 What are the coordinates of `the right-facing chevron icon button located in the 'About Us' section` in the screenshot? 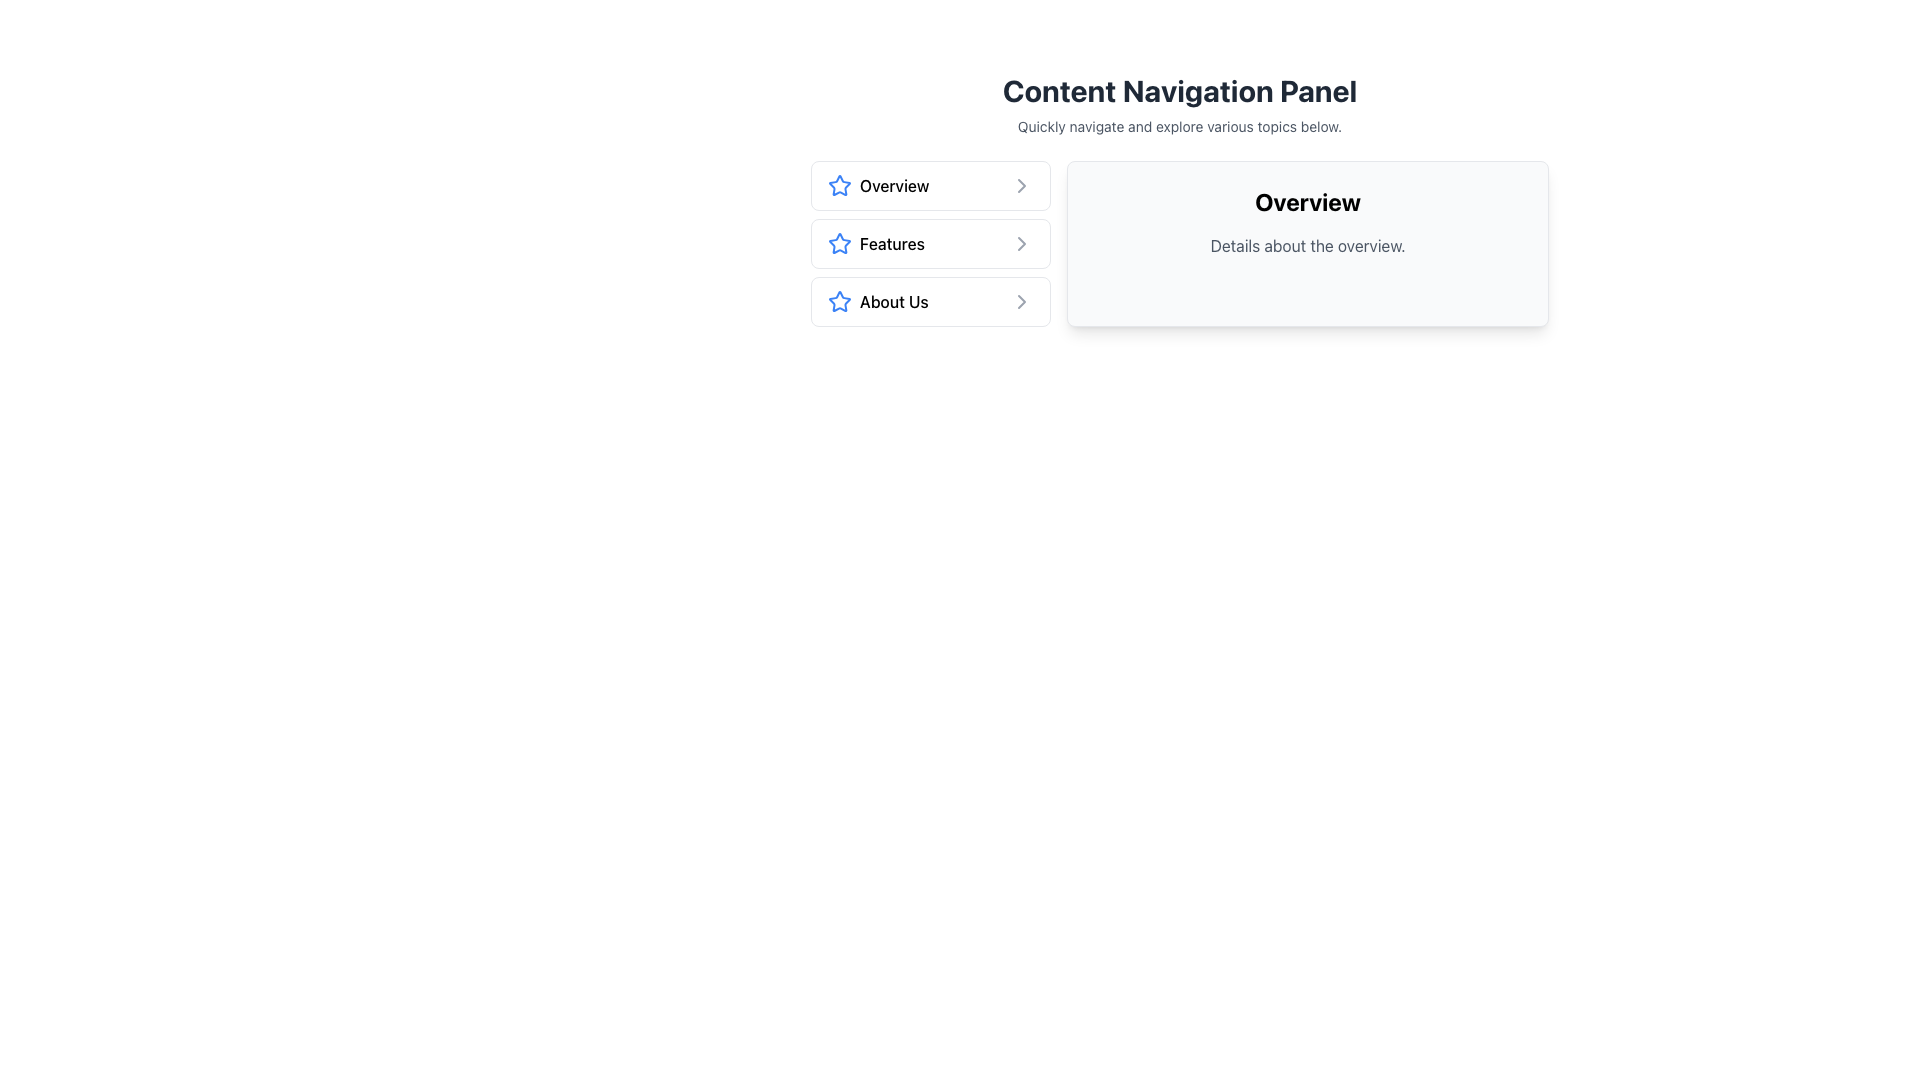 It's located at (1022, 301).